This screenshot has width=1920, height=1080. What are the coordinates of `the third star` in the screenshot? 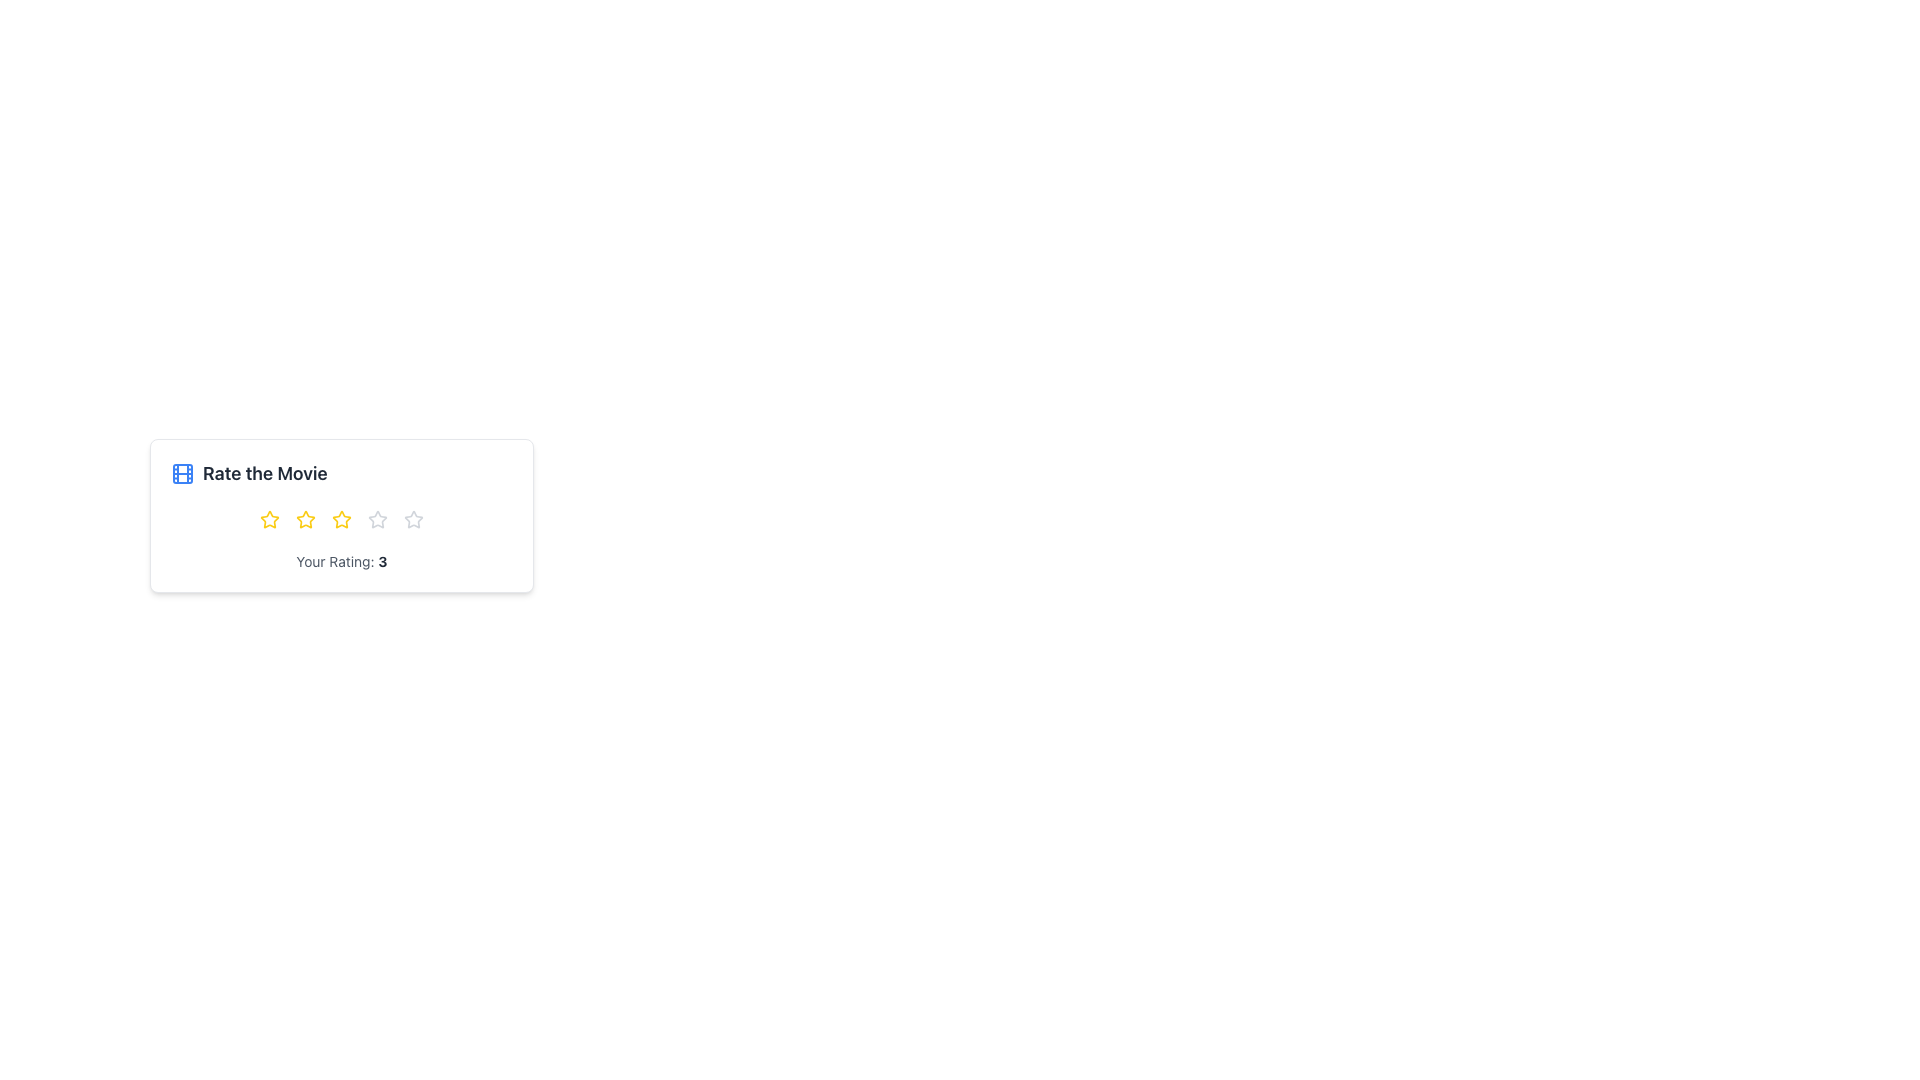 It's located at (378, 519).